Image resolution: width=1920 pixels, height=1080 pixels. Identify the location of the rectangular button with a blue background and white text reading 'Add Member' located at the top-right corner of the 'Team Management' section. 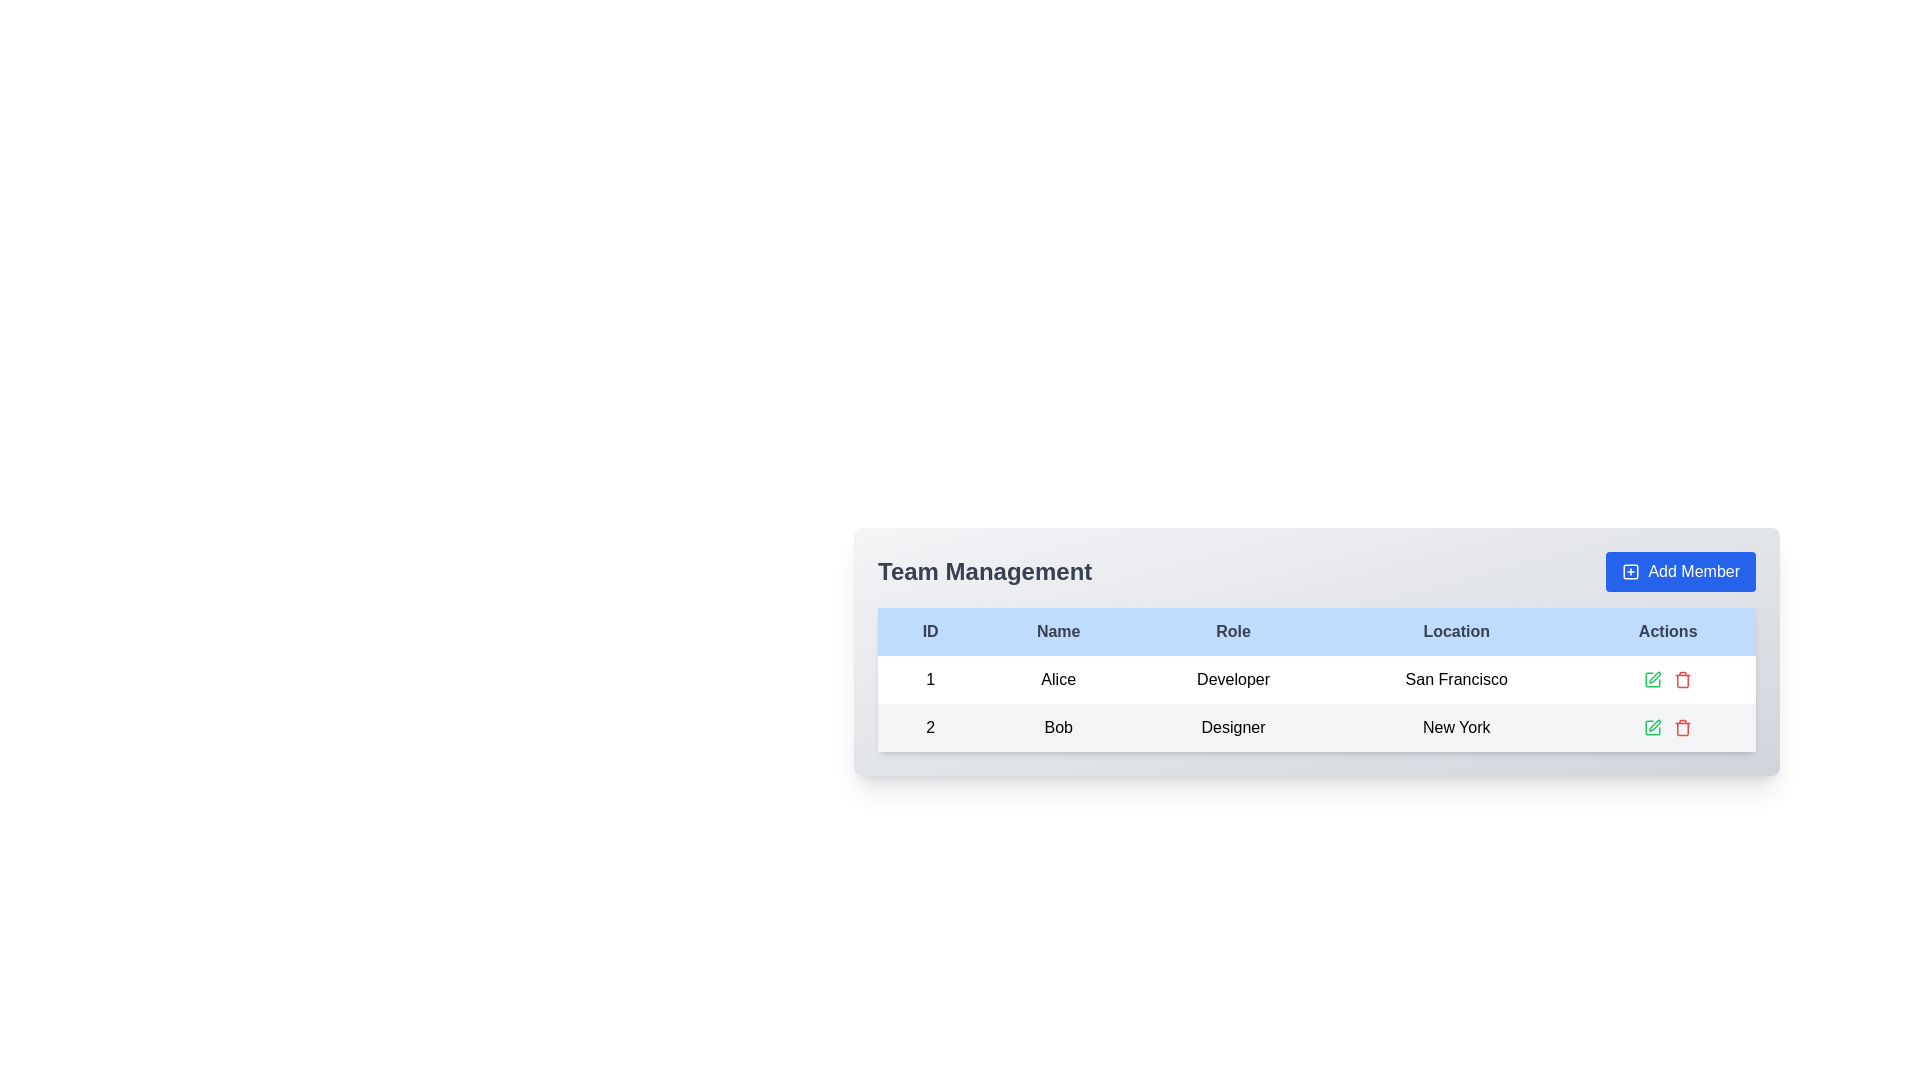
(1680, 571).